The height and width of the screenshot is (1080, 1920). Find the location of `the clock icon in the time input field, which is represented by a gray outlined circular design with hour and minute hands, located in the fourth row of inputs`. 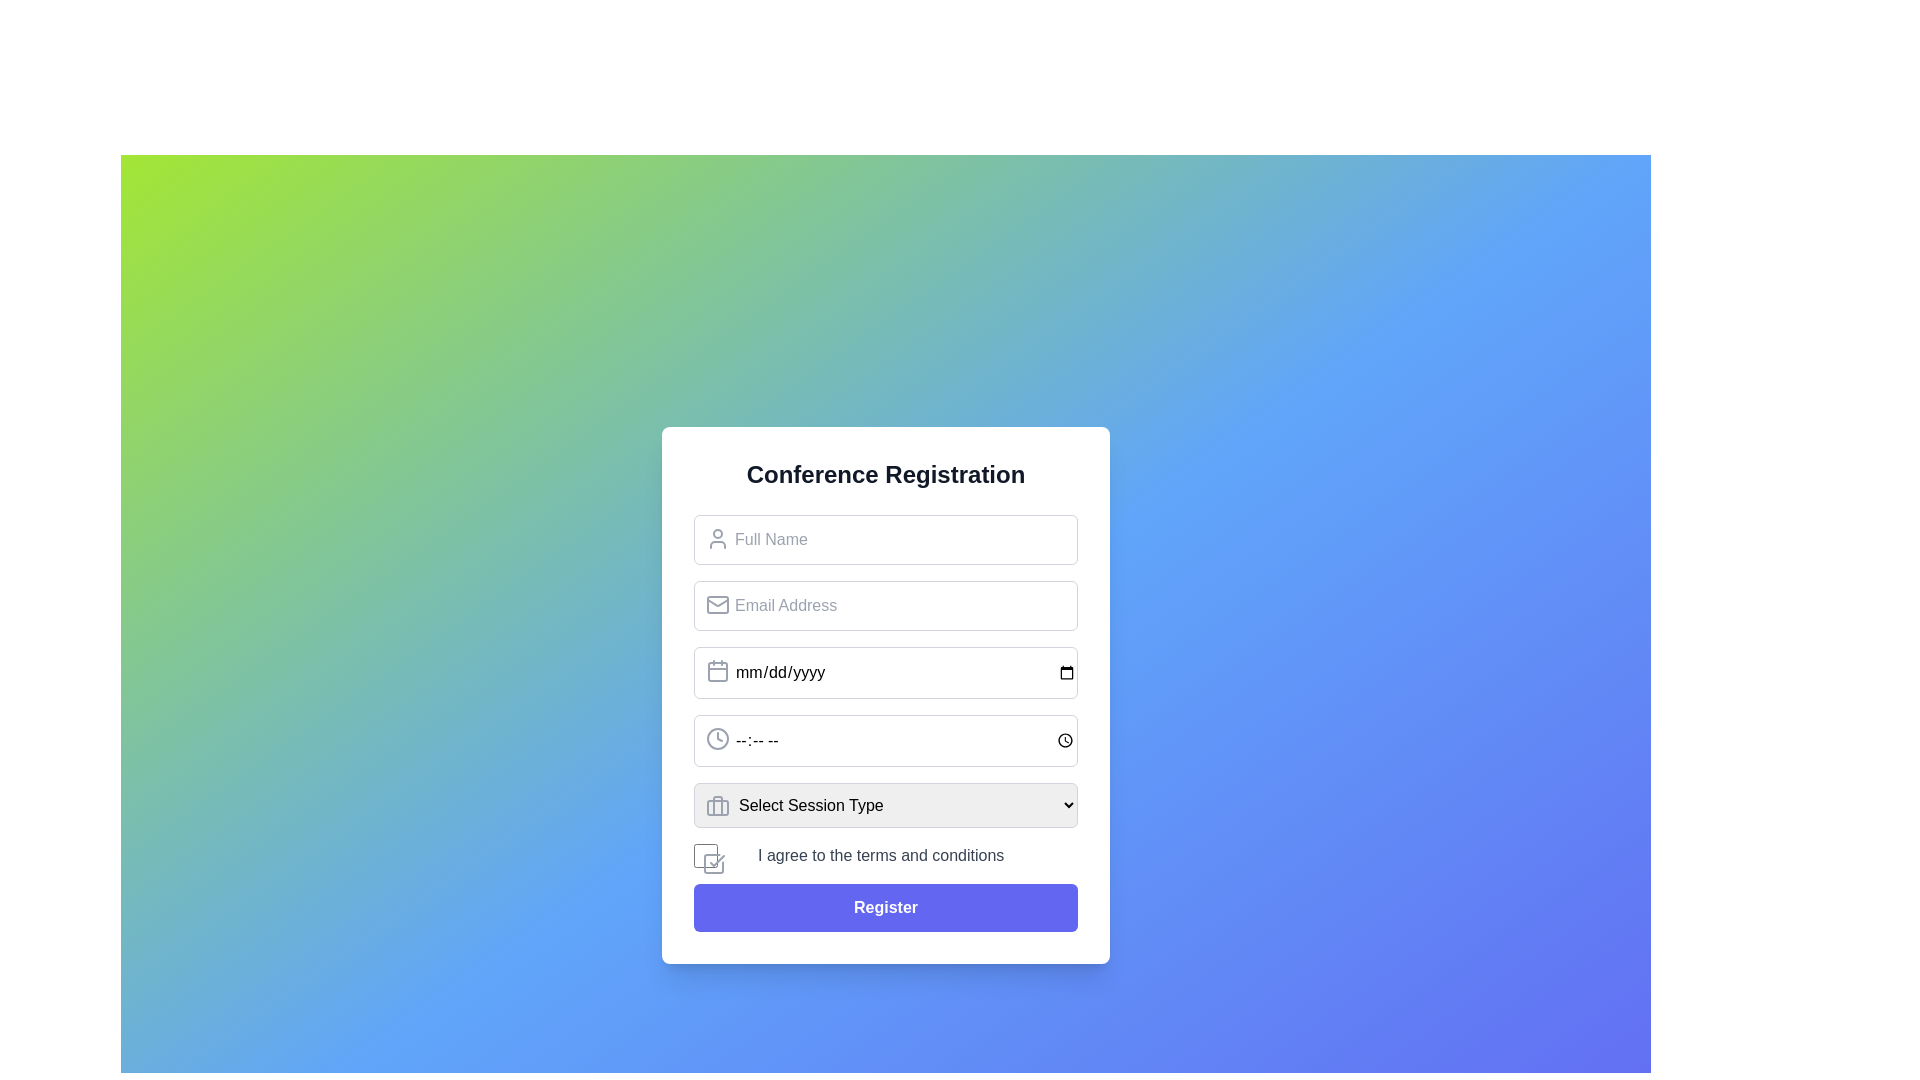

the clock icon in the time input field, which is represented by a gray outlined circular design with hour and minute hands, located in the fourth row of inputs is located at coordinates (718, 738).